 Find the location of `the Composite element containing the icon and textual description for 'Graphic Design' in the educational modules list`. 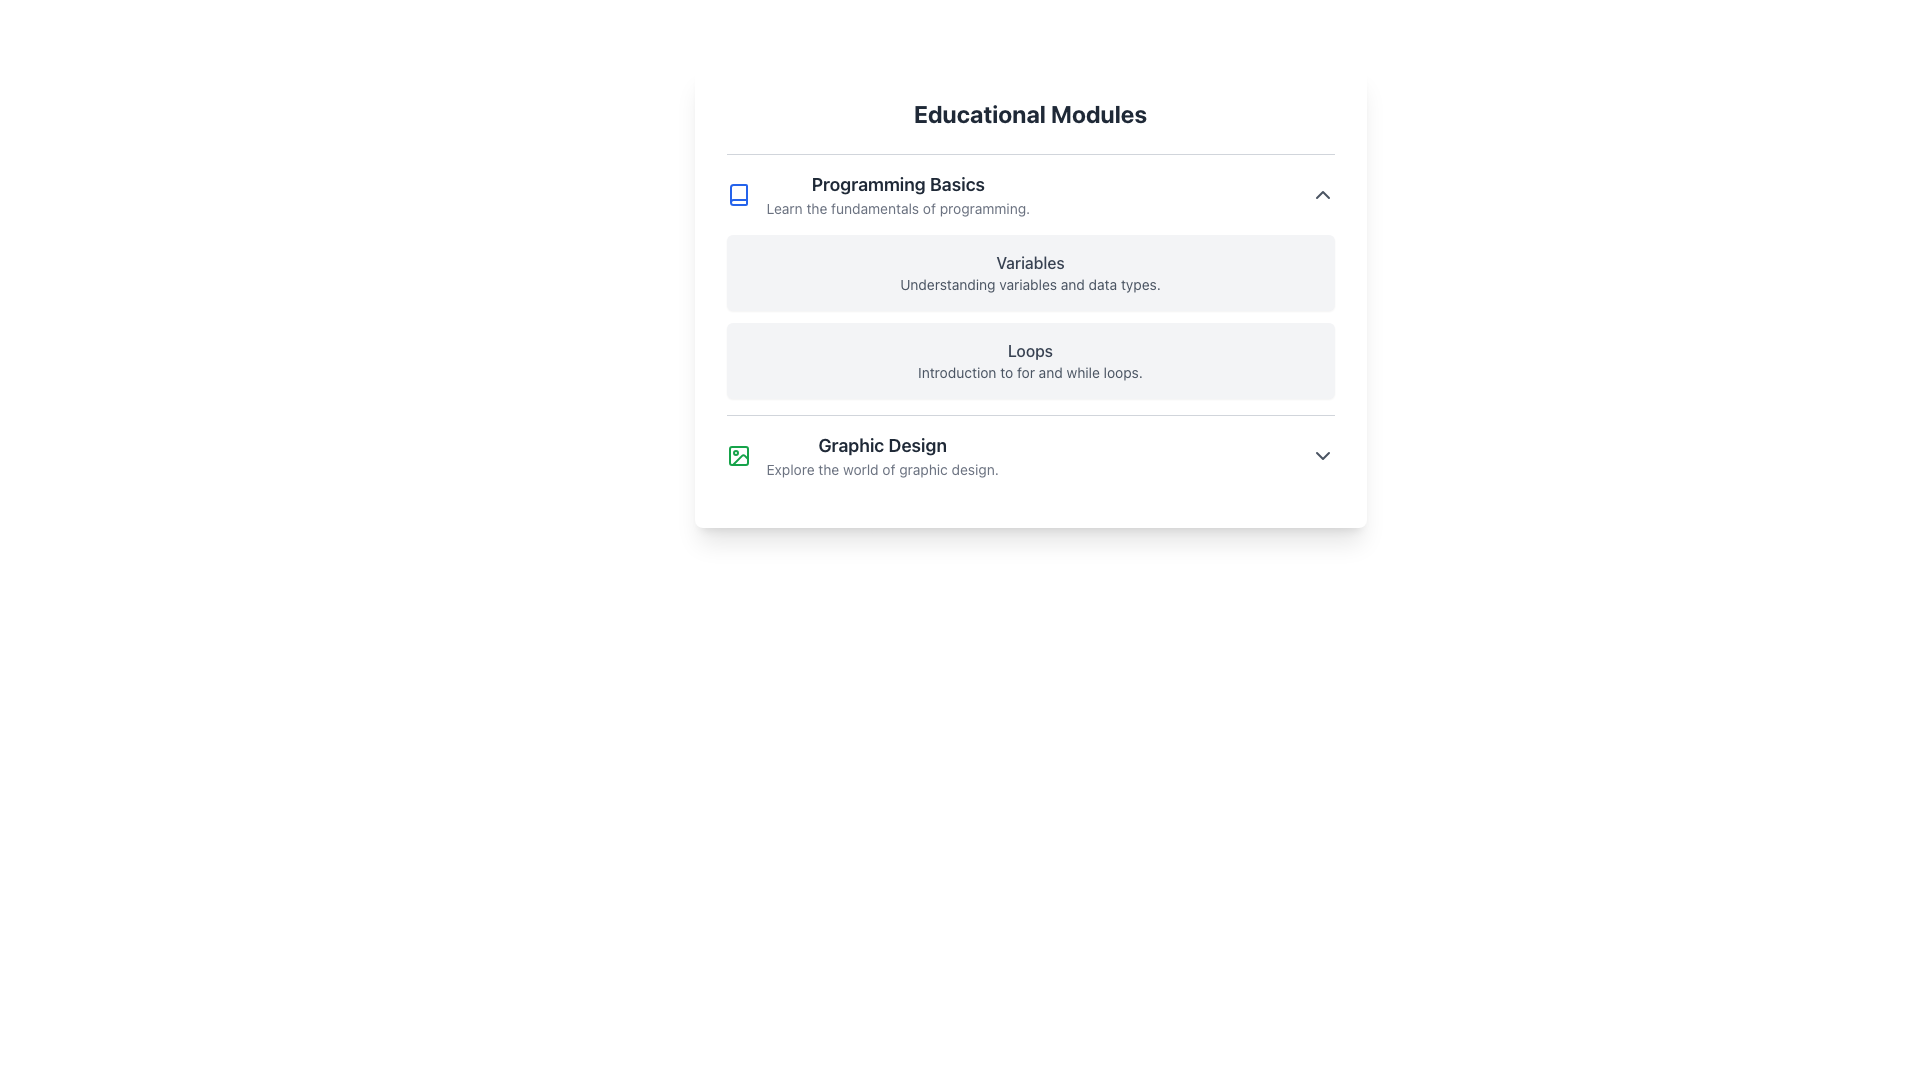

the Composite element containing the icon and textual description for 'Graphic Design' in the educational modules list is located at coordinates (862, 455).